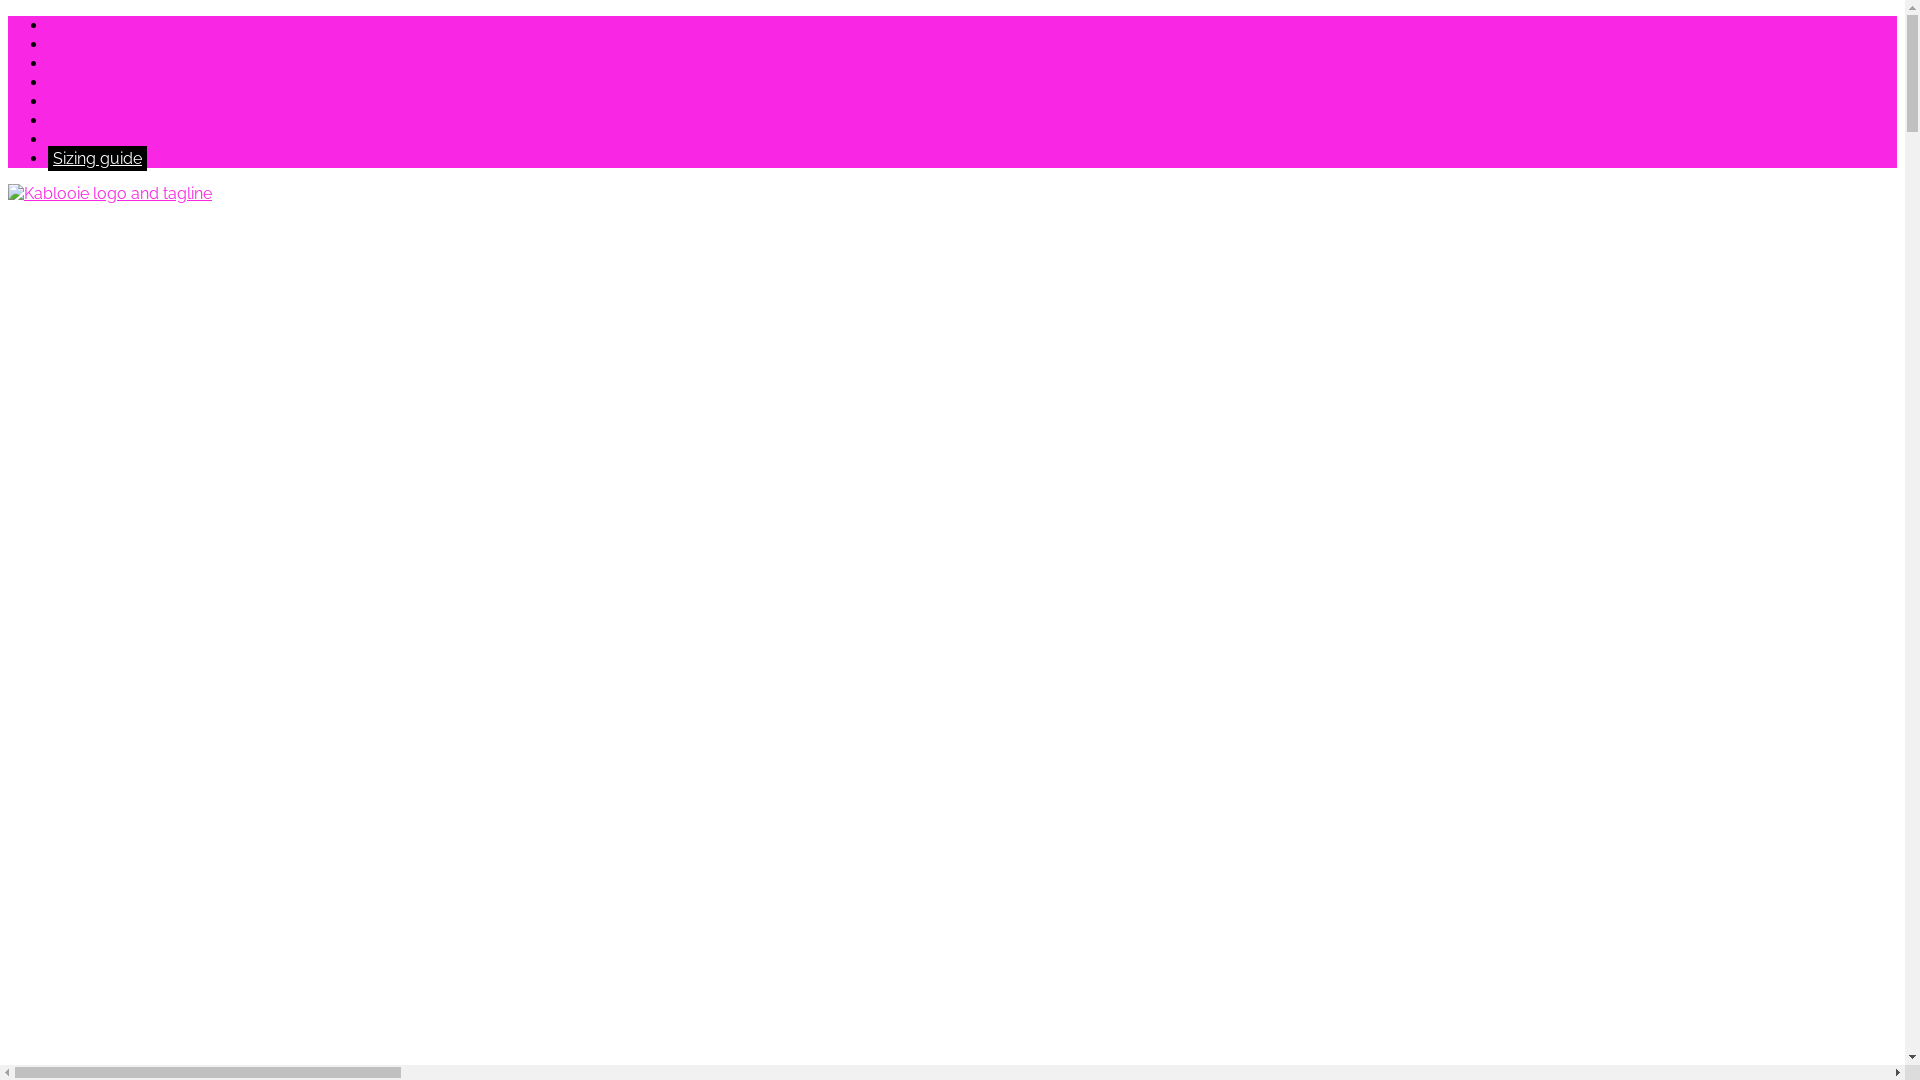  I want to click on 'Sizing guide', so click(96, 157).